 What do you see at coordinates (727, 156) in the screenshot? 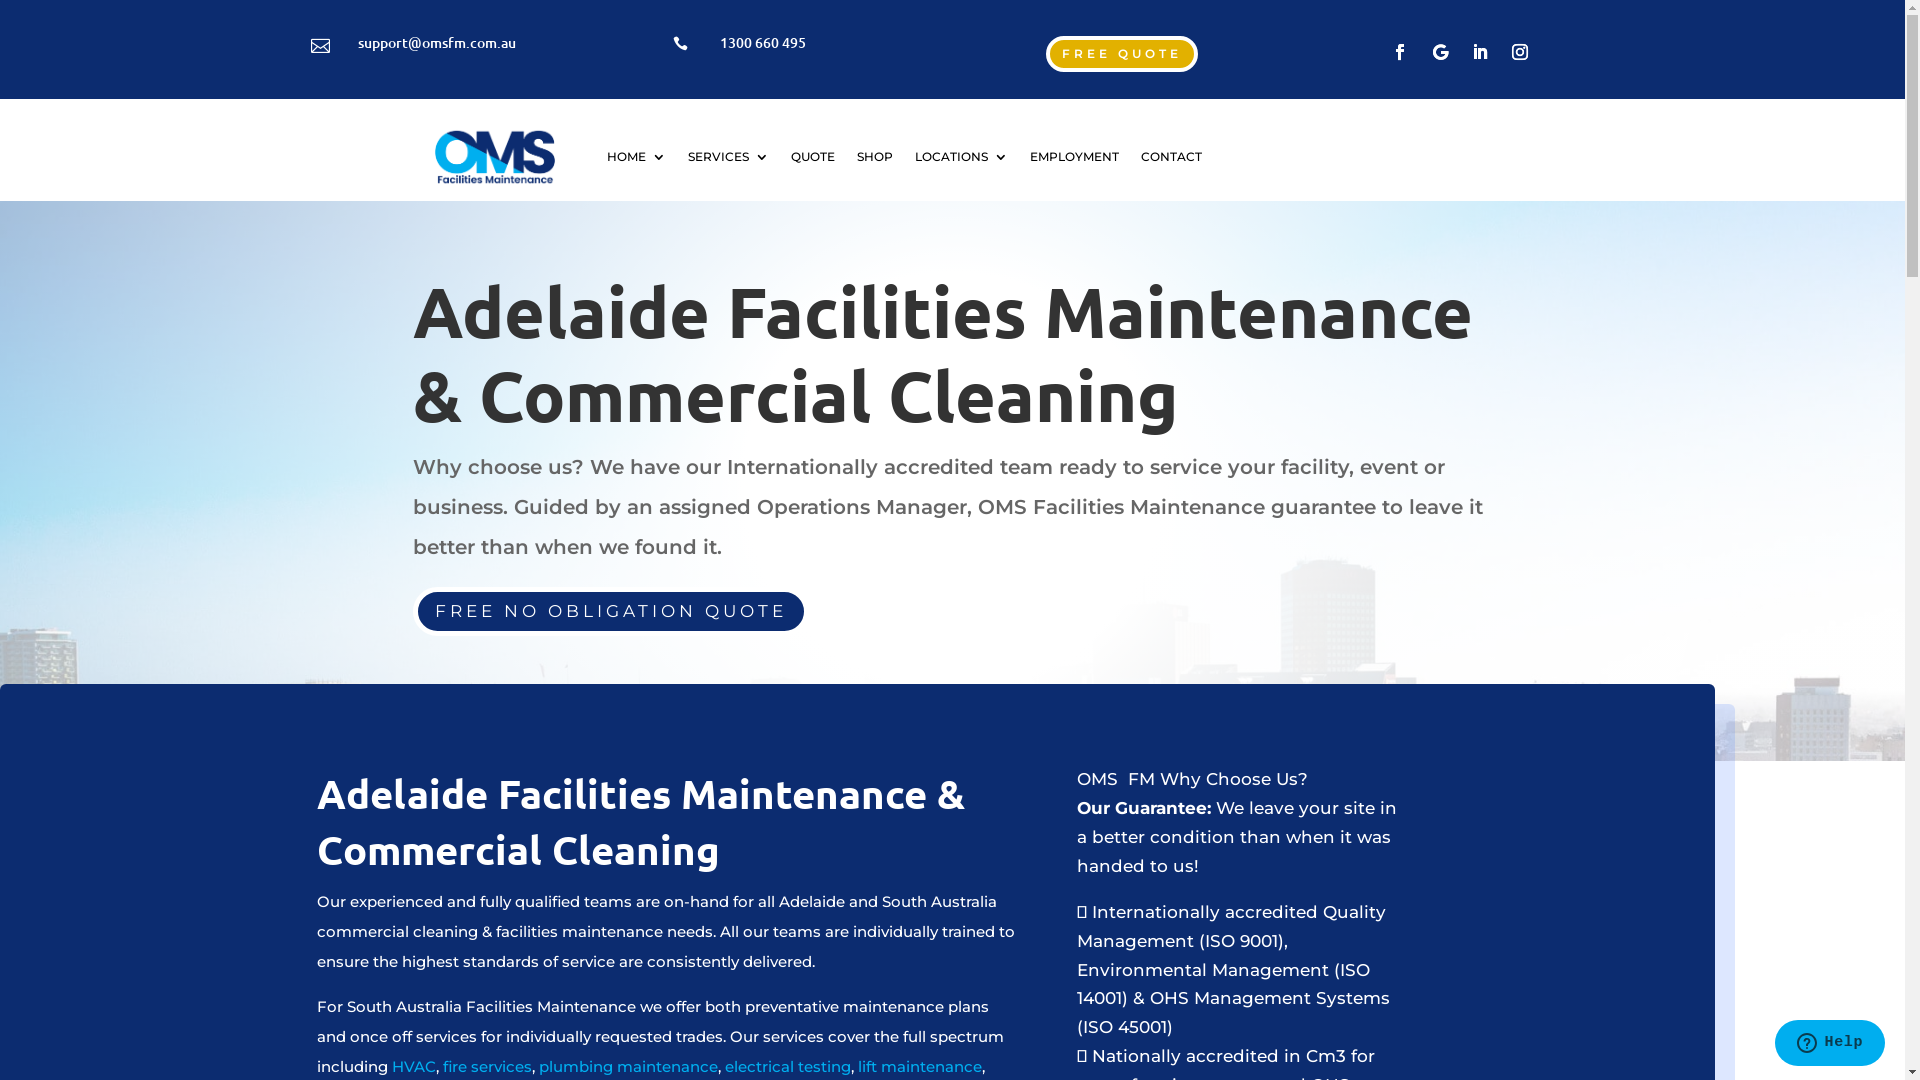
I see `'SERVICES'` at bounding box center [727, 156].